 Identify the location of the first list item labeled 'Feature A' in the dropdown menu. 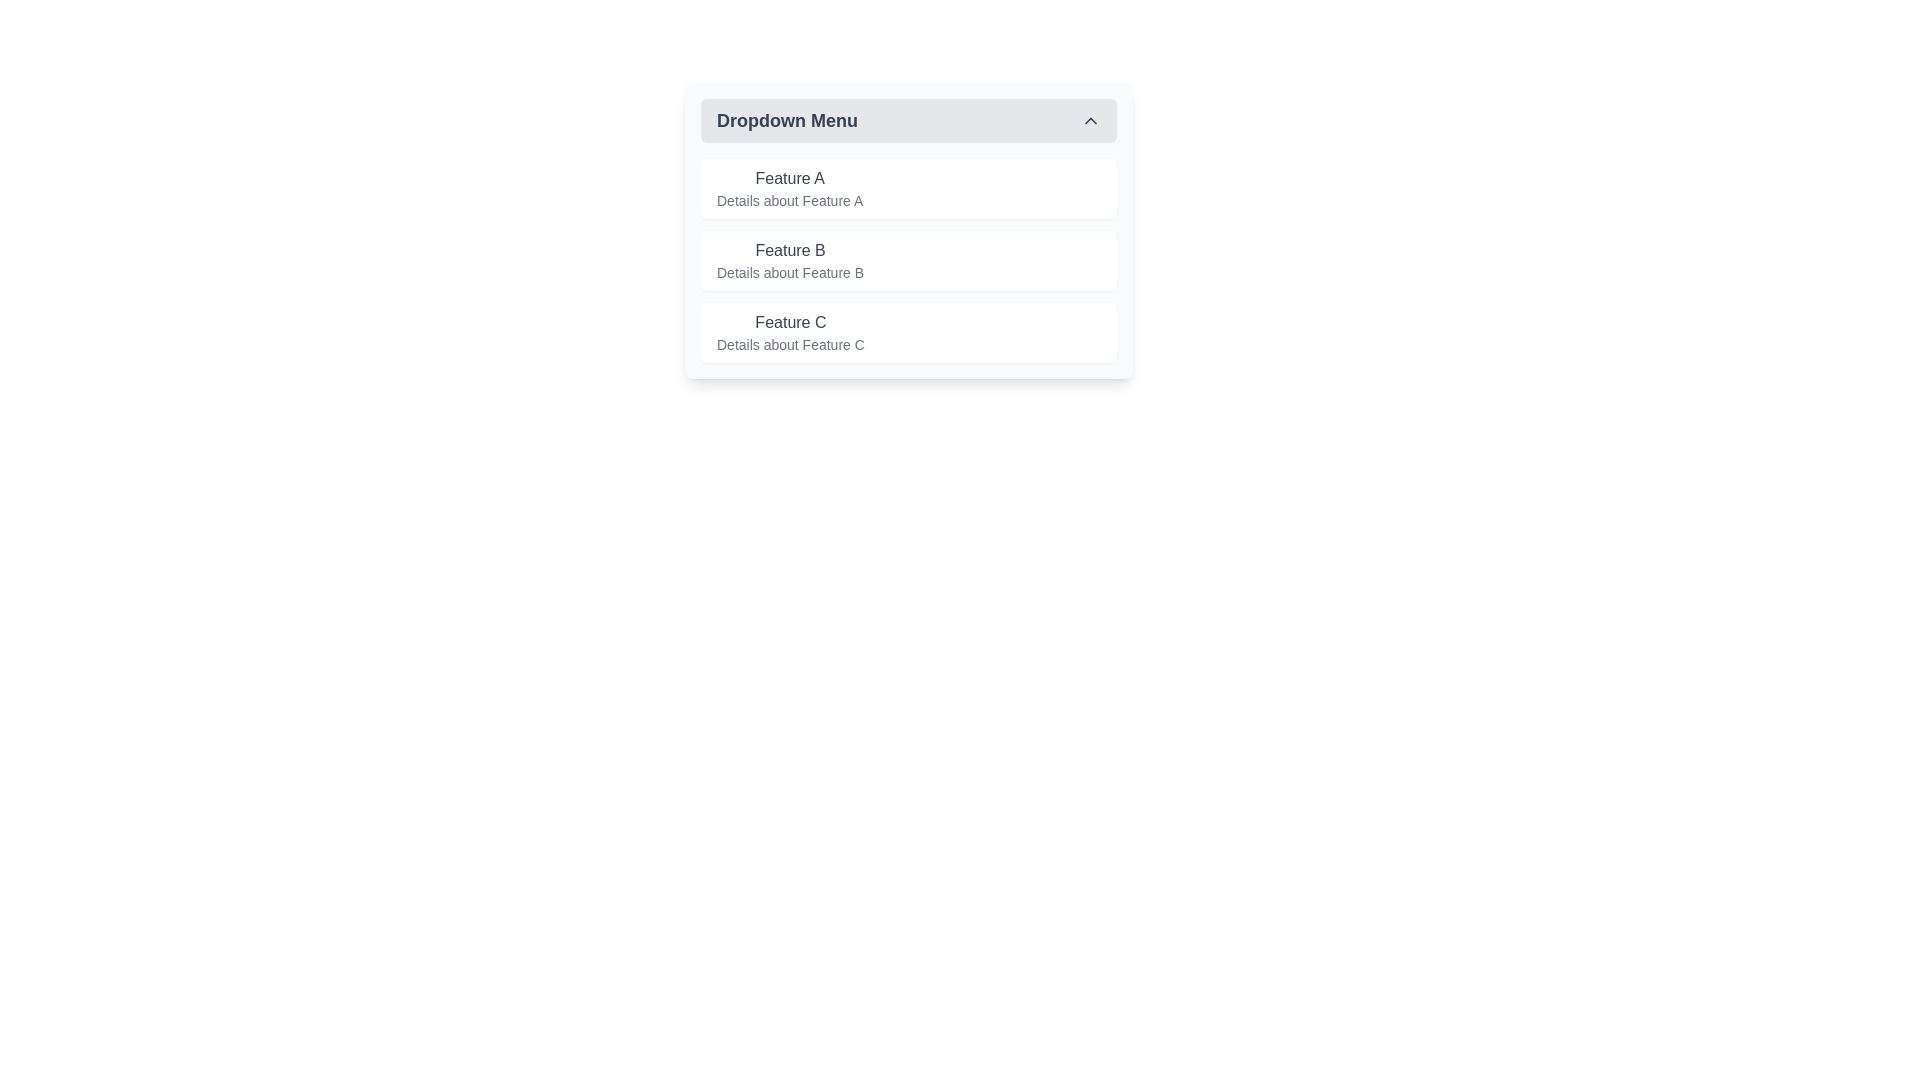
(789, 189).